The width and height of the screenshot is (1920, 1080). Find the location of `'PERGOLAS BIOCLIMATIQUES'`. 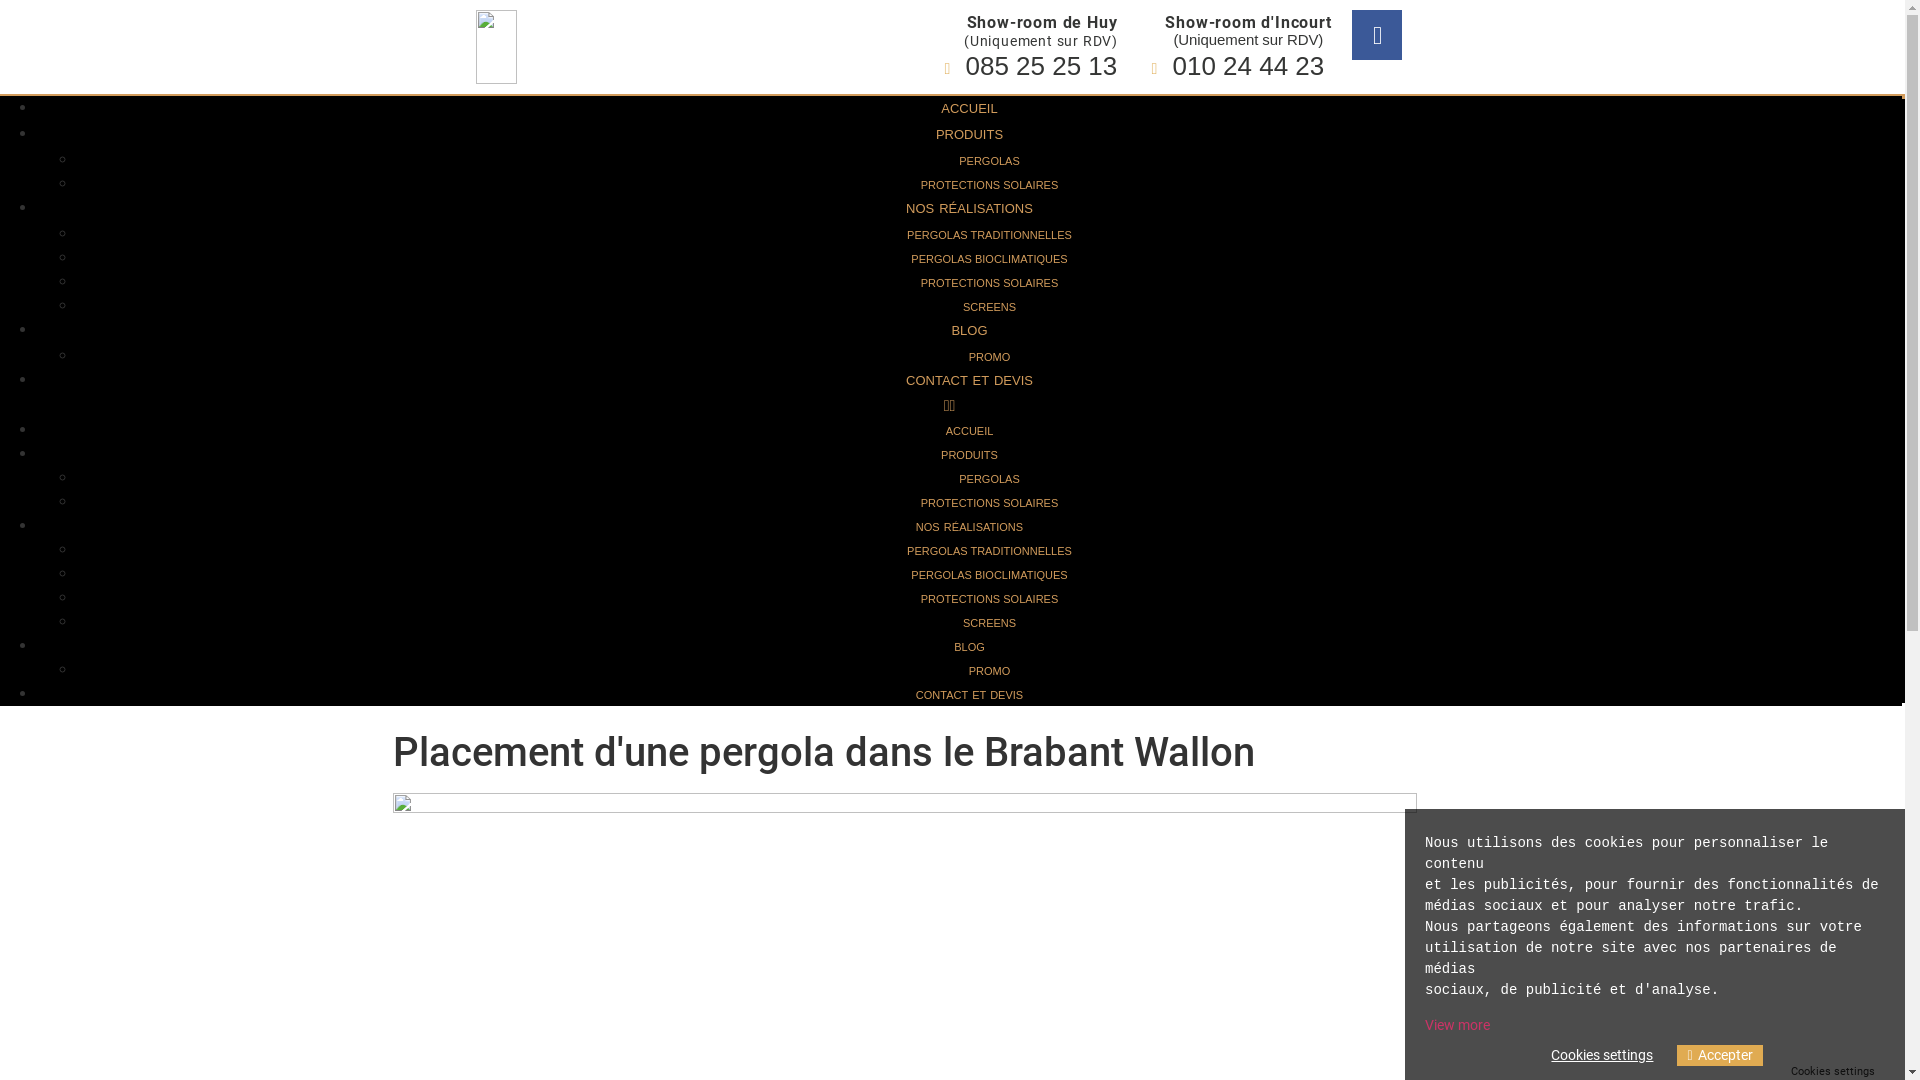

'PERGOLAS BIOCLIMATIQUES' is located at coordinates (910, 257).